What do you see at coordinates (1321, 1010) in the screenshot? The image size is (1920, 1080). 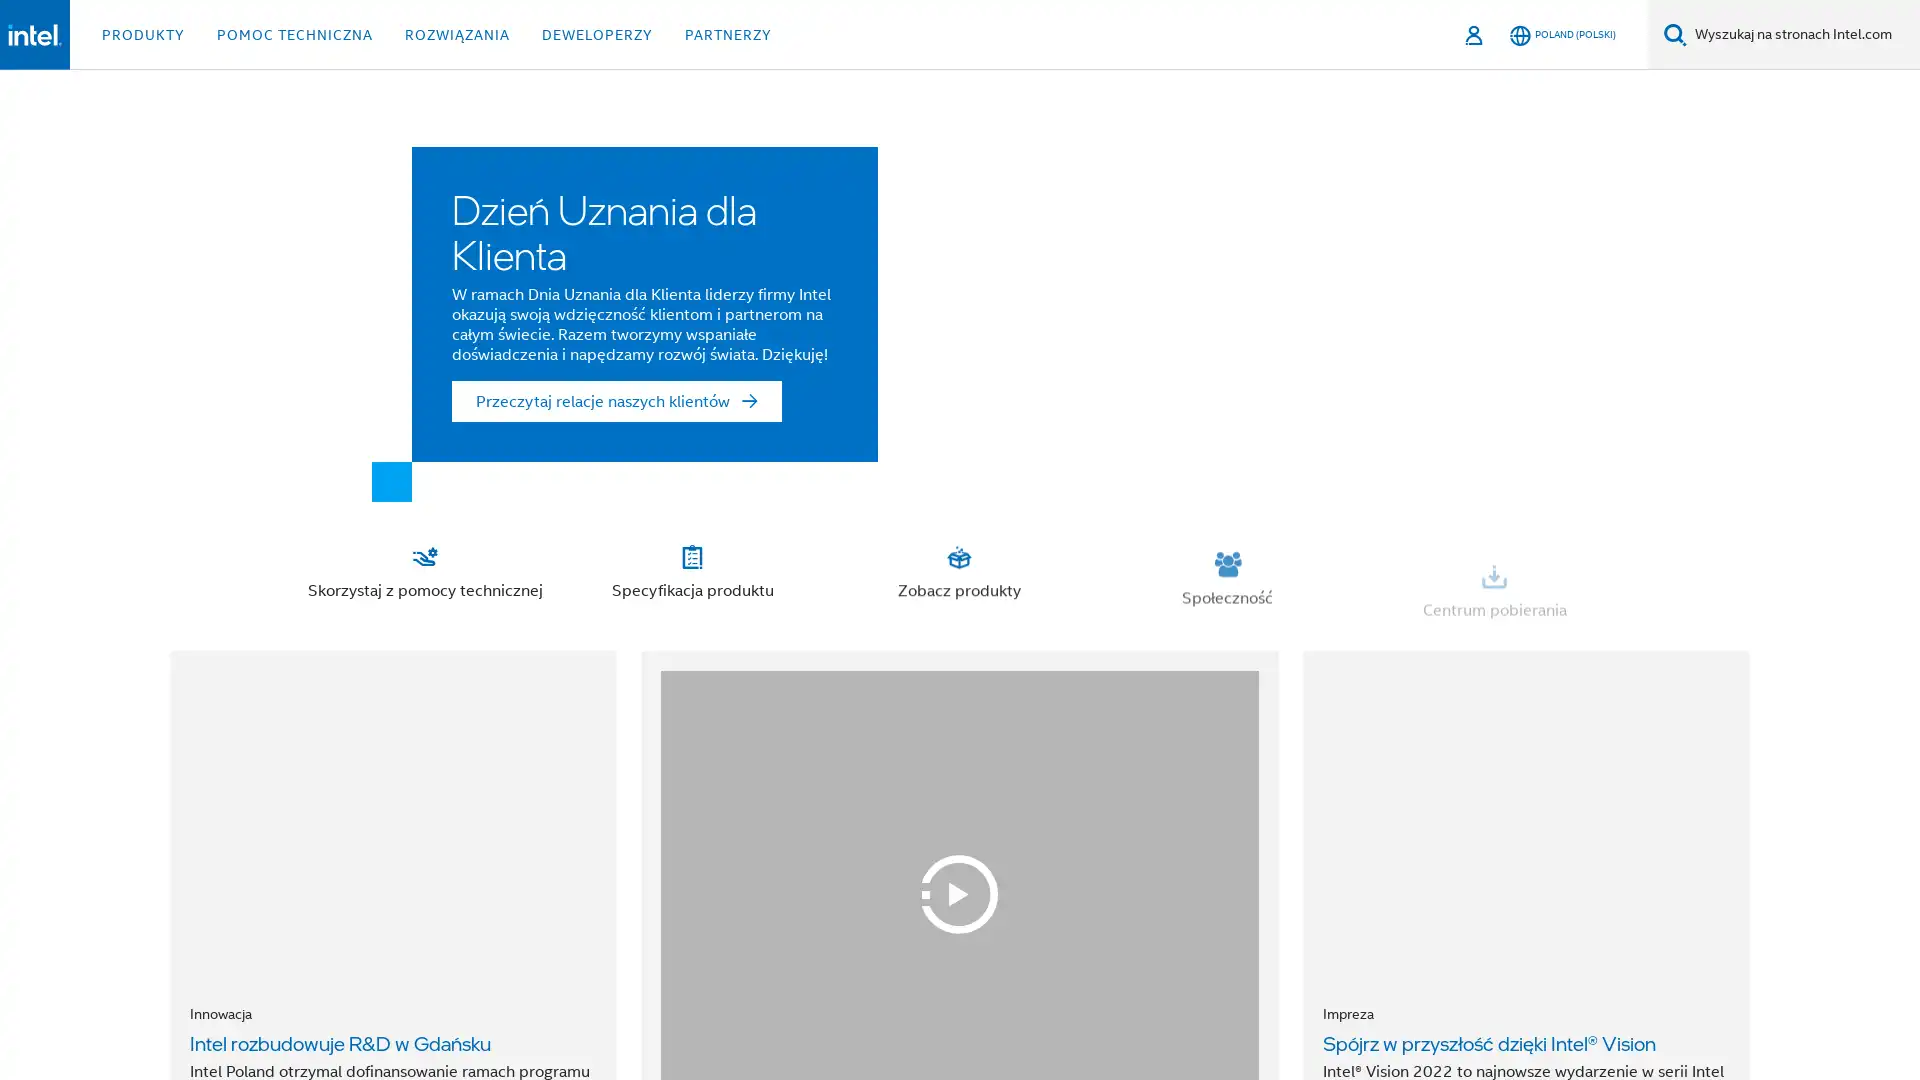 I see `Aktywuj pliki cookie` at bounding box center [1321, 1010].